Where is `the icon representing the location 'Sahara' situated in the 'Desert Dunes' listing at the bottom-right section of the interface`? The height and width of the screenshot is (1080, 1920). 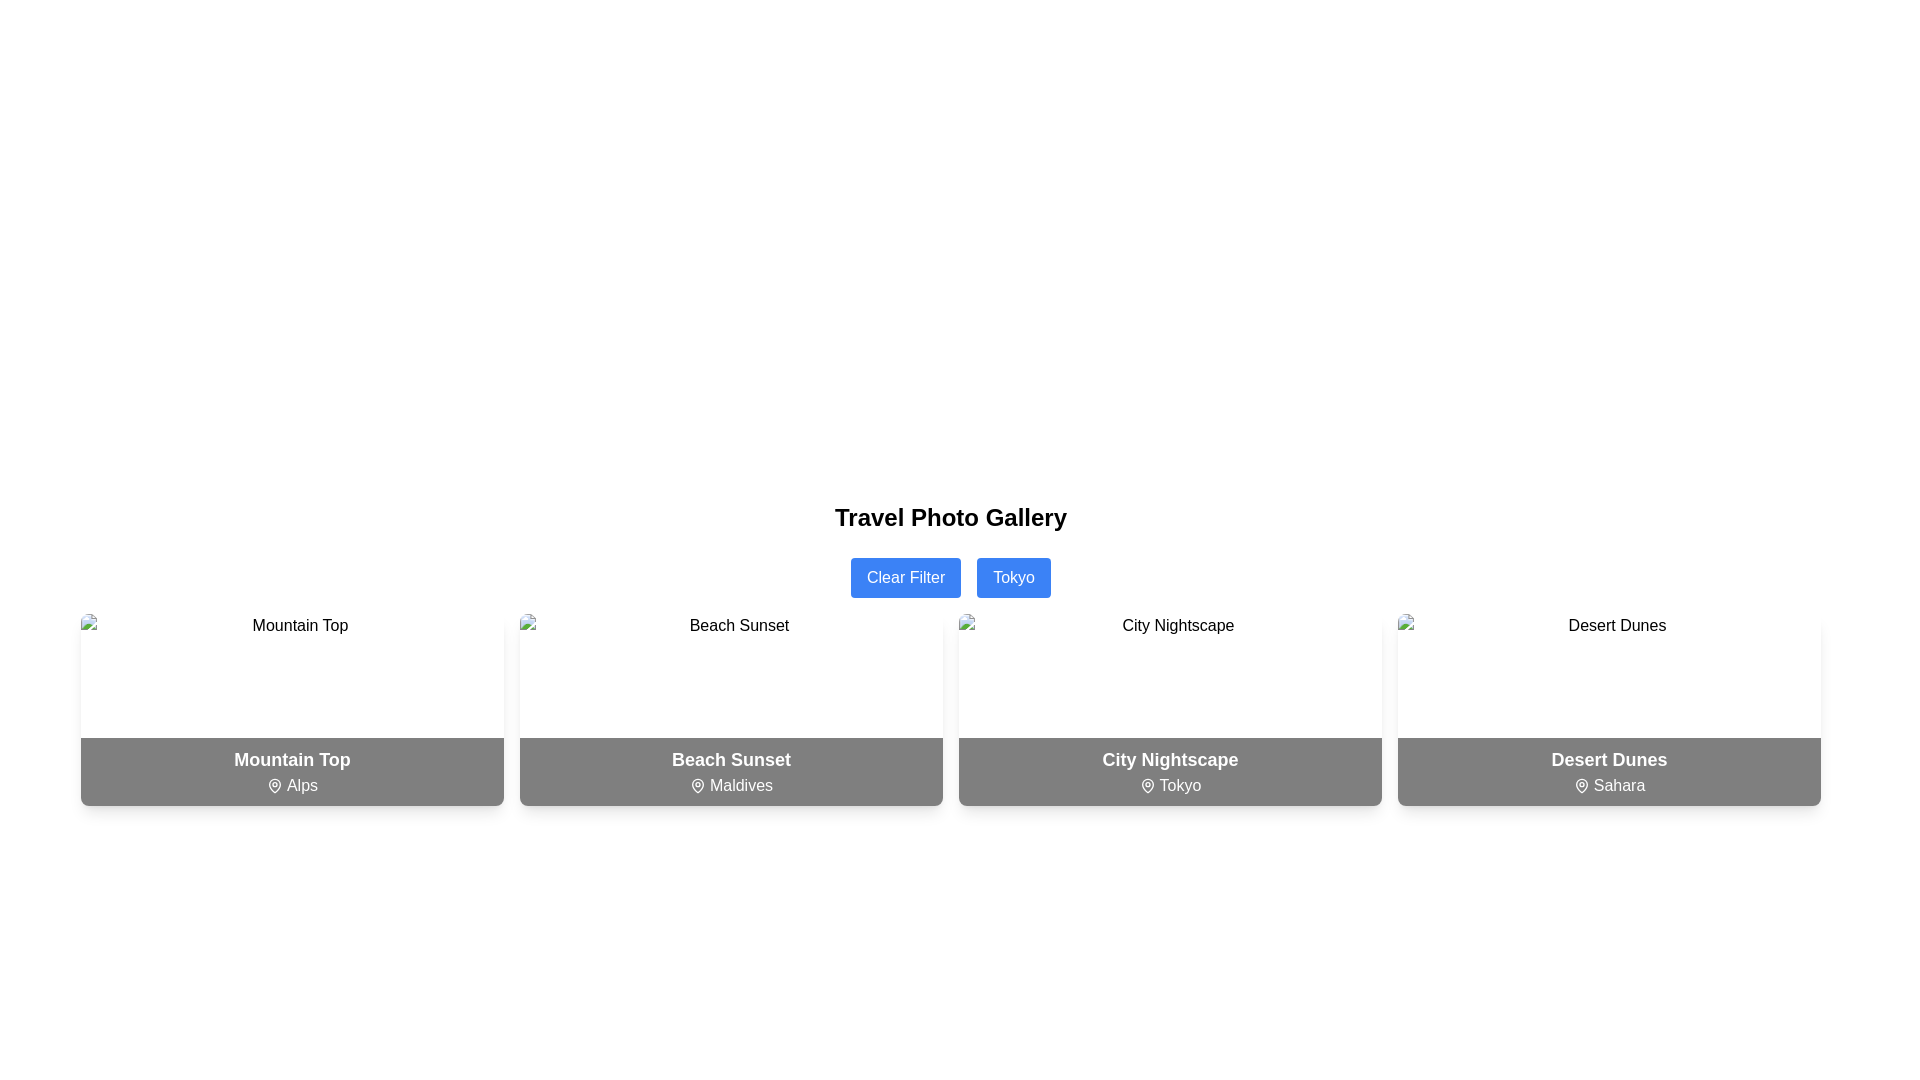
the icon representing the location 'Sahara' situated in the 'Desert Dunes' listing at the bottom-right section of the interface is located at coordinates (1580, 785).